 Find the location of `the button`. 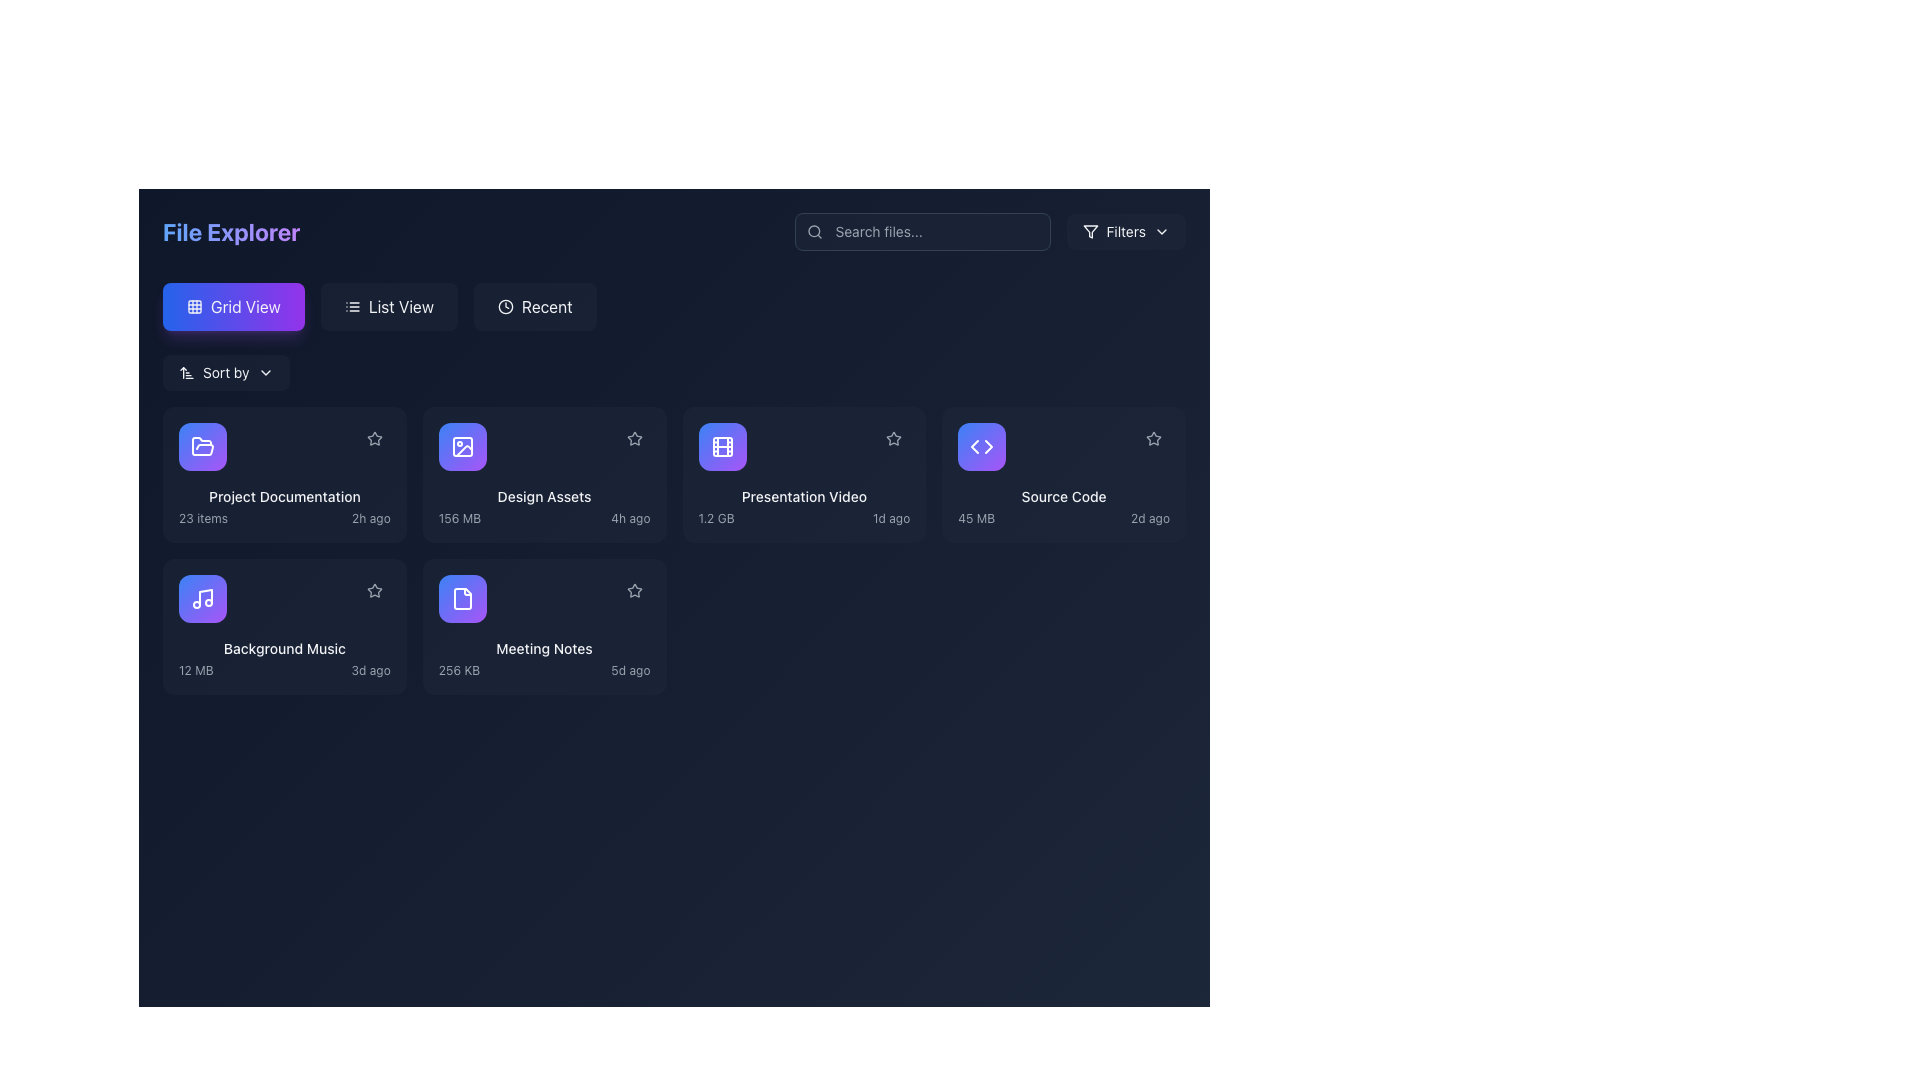

the button is located at coordinates (1153, 438).